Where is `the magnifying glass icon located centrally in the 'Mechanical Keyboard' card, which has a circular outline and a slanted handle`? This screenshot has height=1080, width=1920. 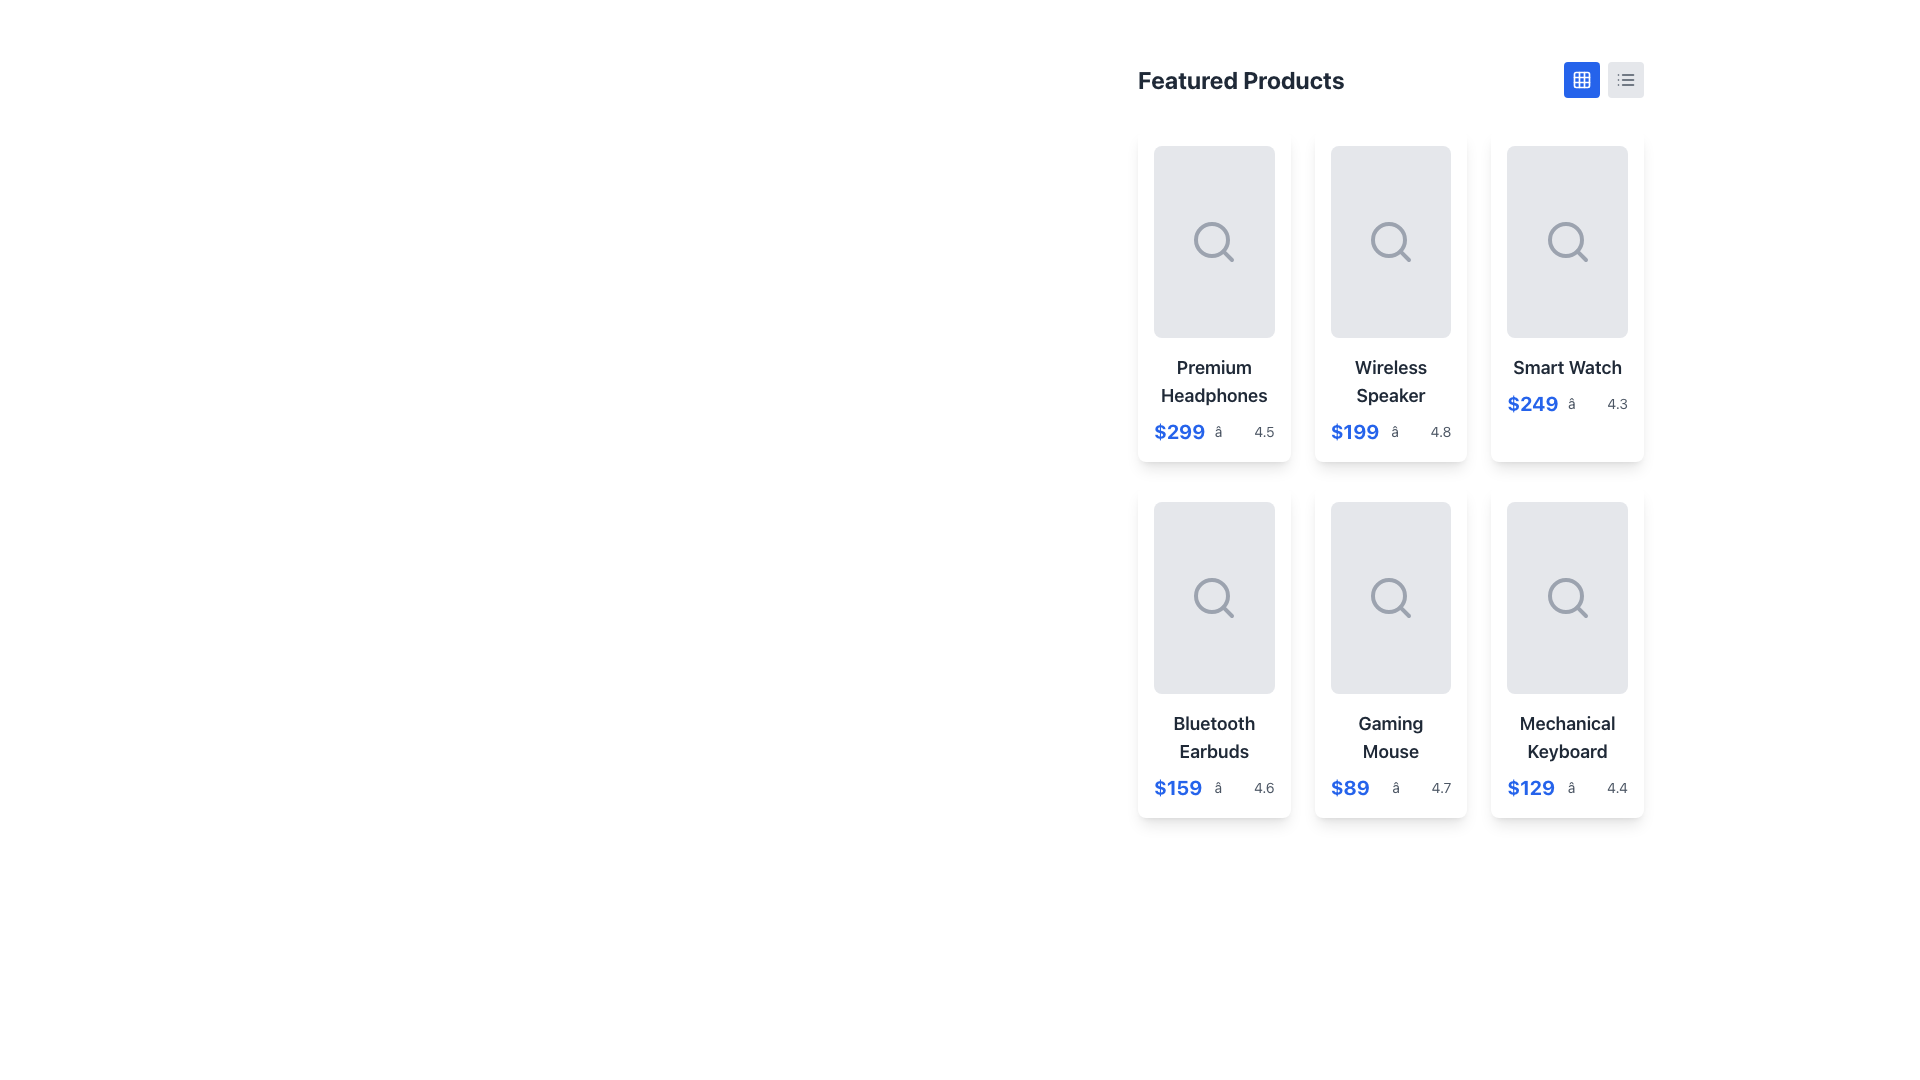
the magnifying glass icon located centrally in the 'Mechanical Keyboard' card, which has a circular outline and a slanted handle is located at coordinates (1566, 596).